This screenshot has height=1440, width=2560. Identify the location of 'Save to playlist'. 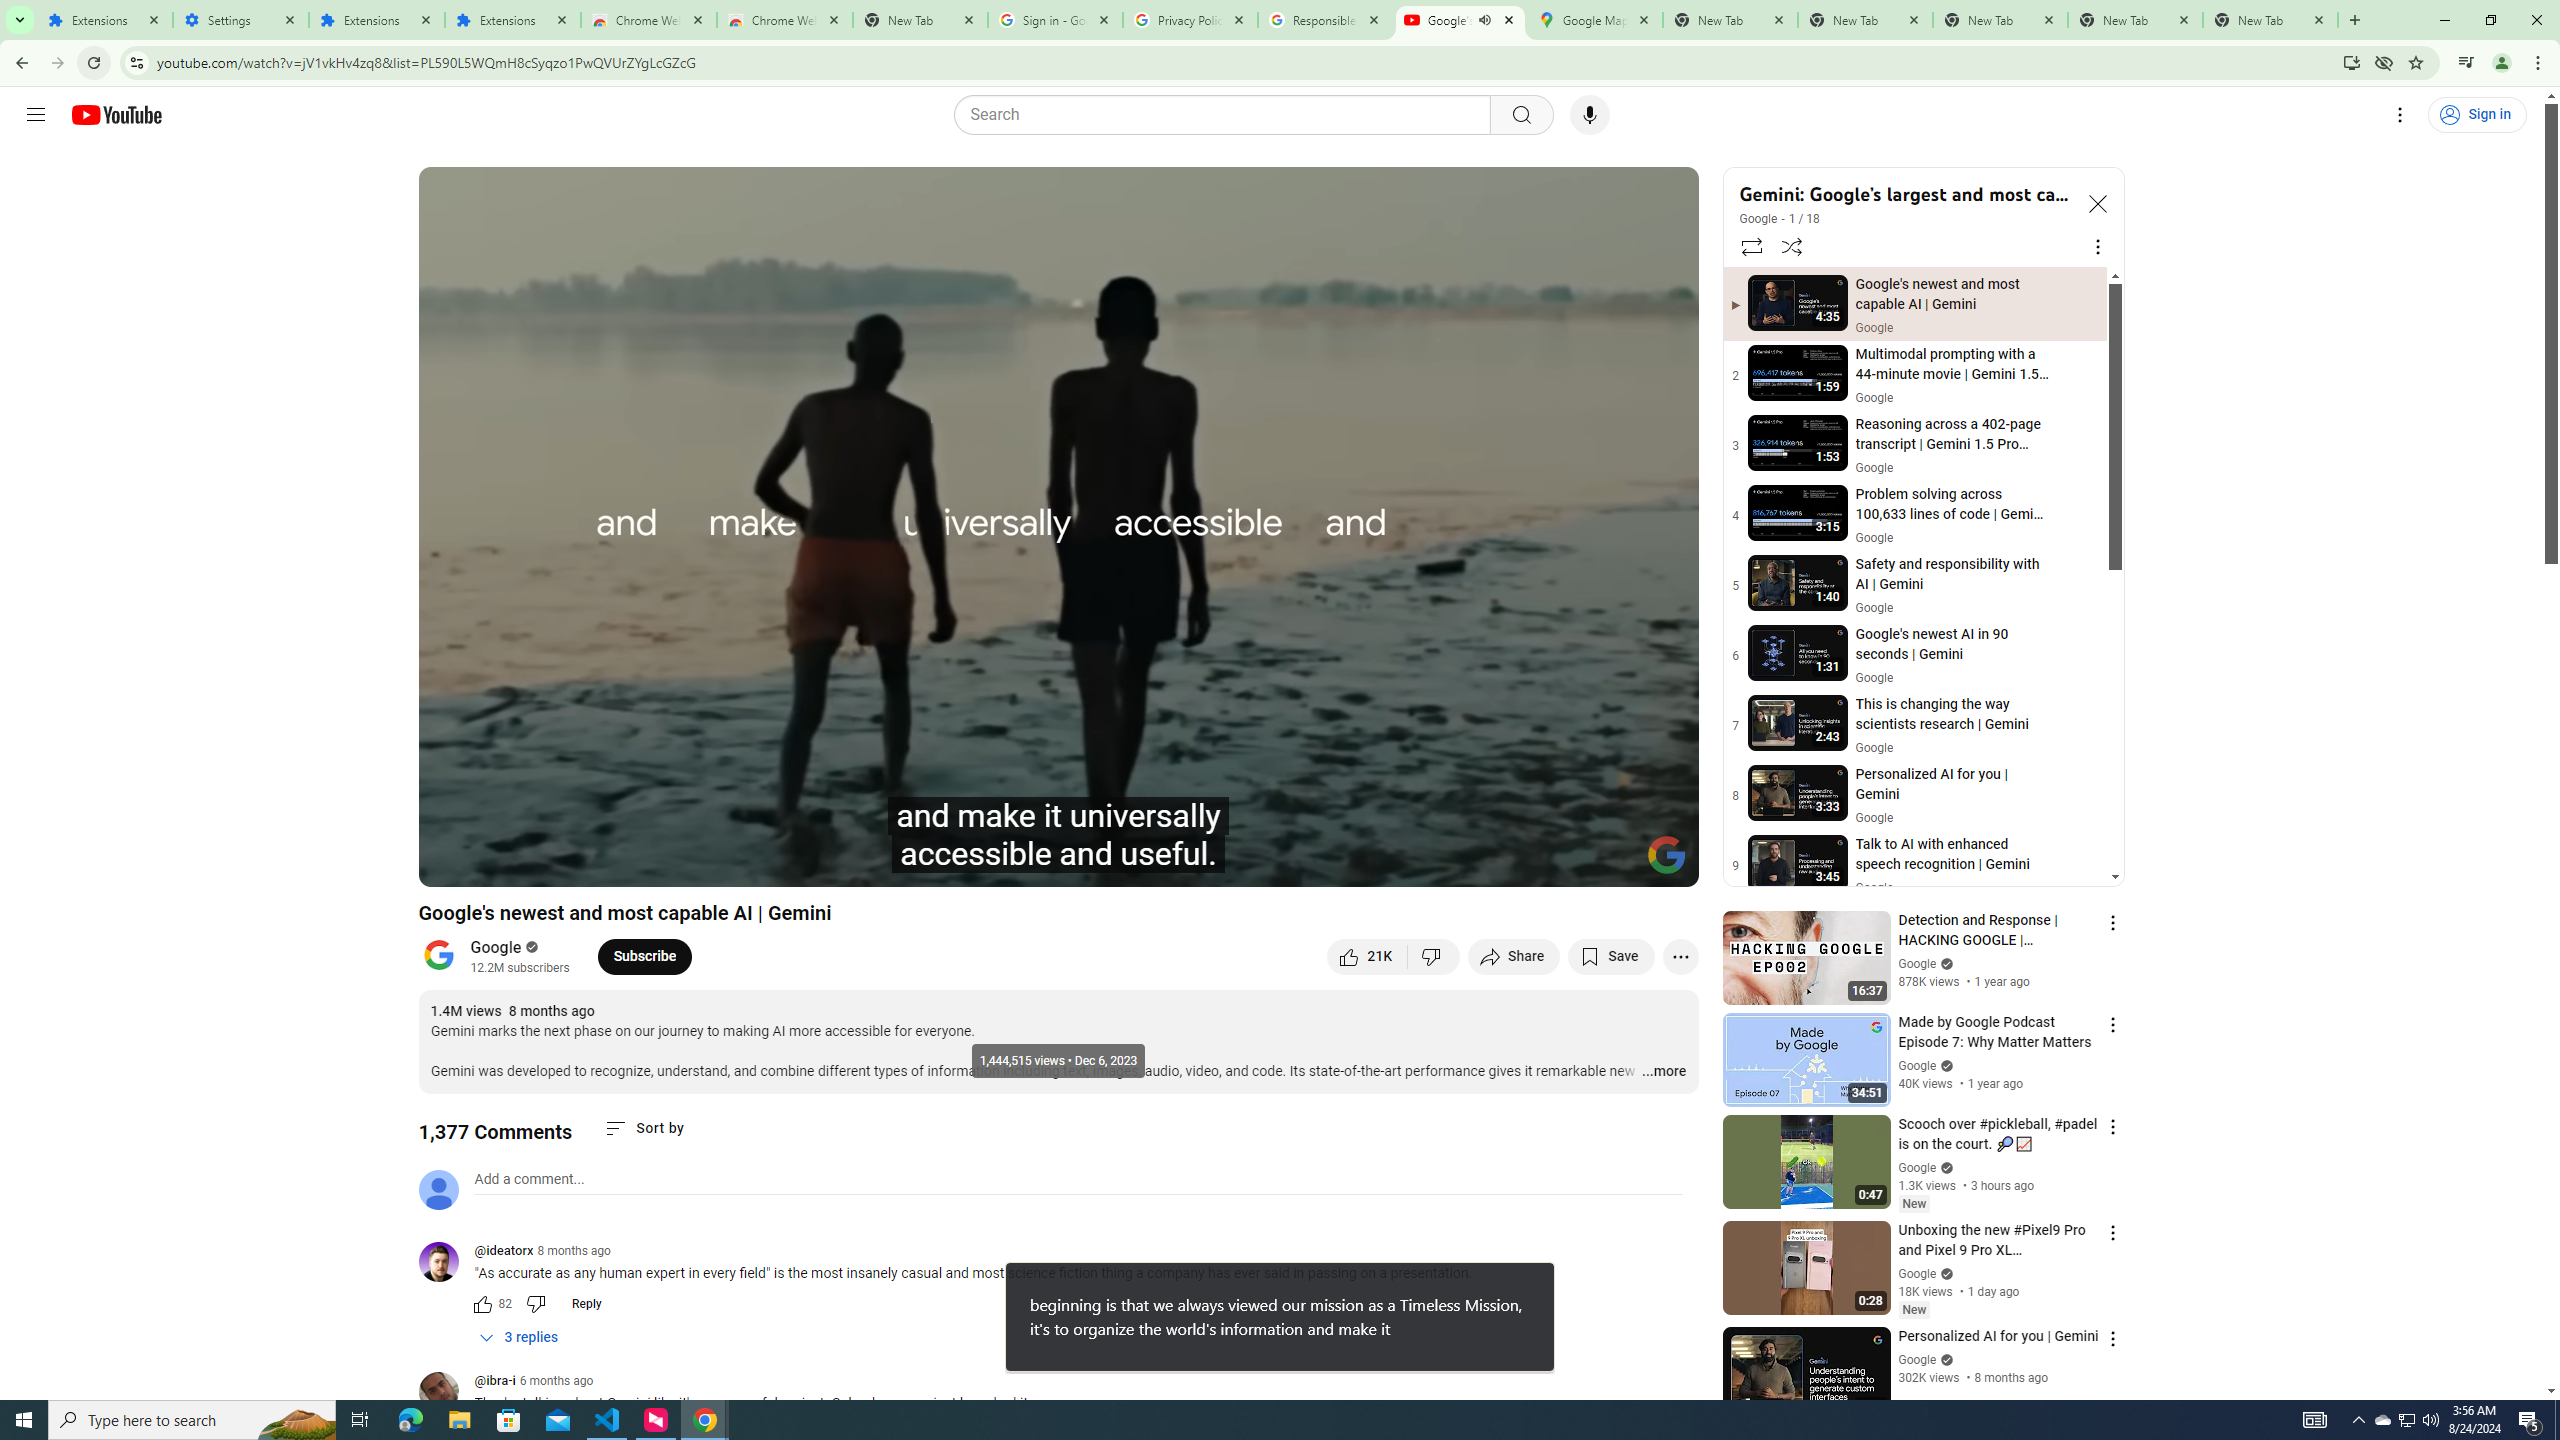
(1610, 955).